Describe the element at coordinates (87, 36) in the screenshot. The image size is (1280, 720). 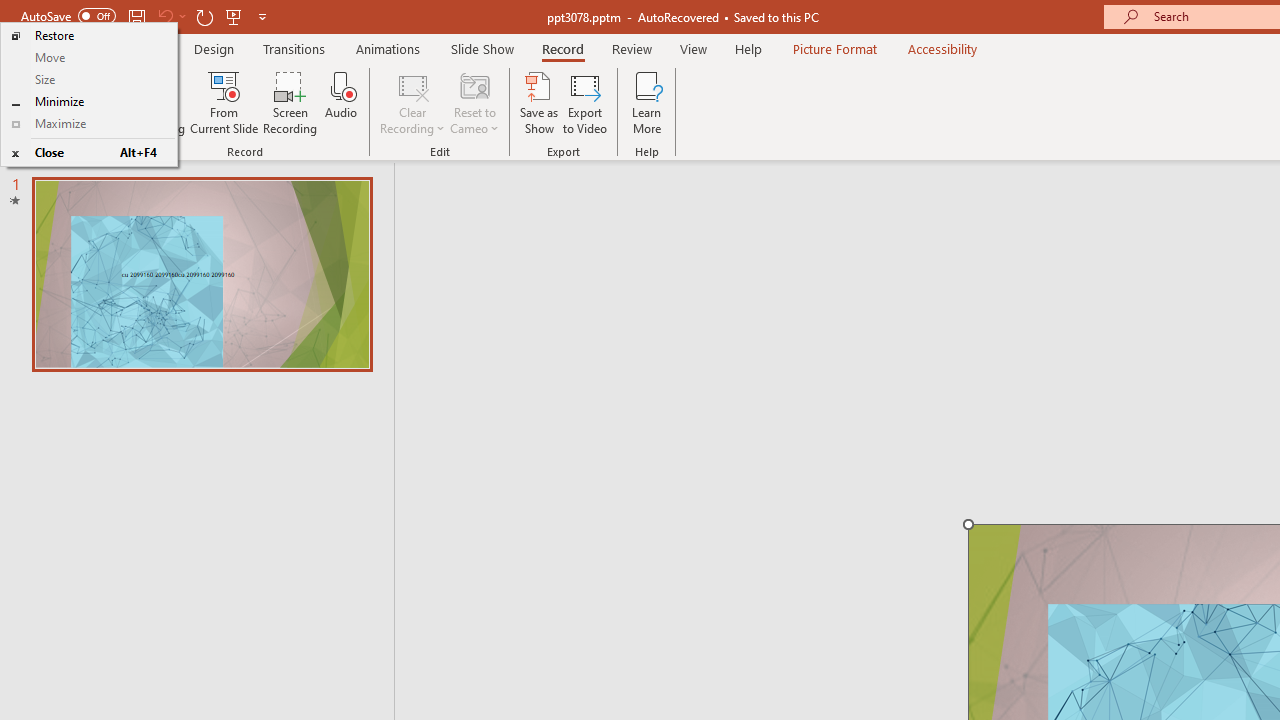
I see `'Restore'` at that location.